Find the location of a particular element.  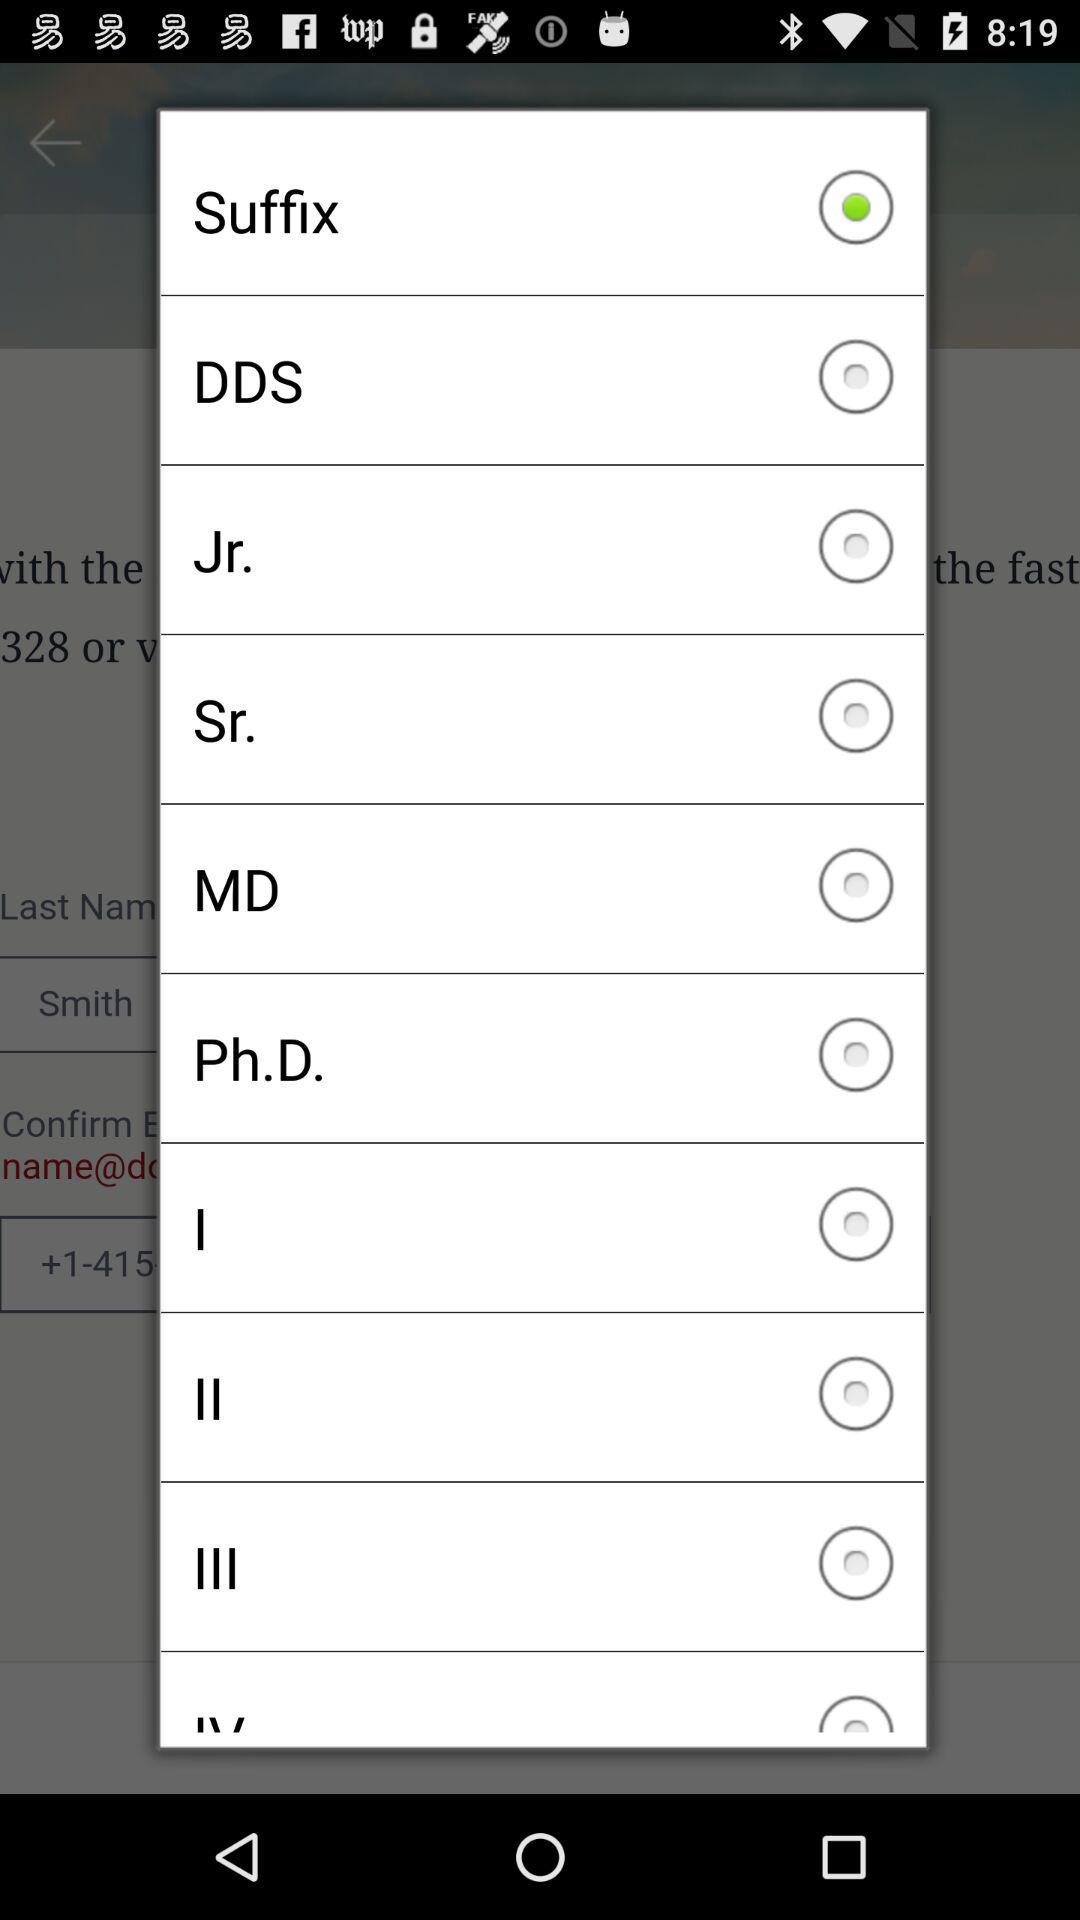

icon below md icon is located at coordinates (542, 1057).